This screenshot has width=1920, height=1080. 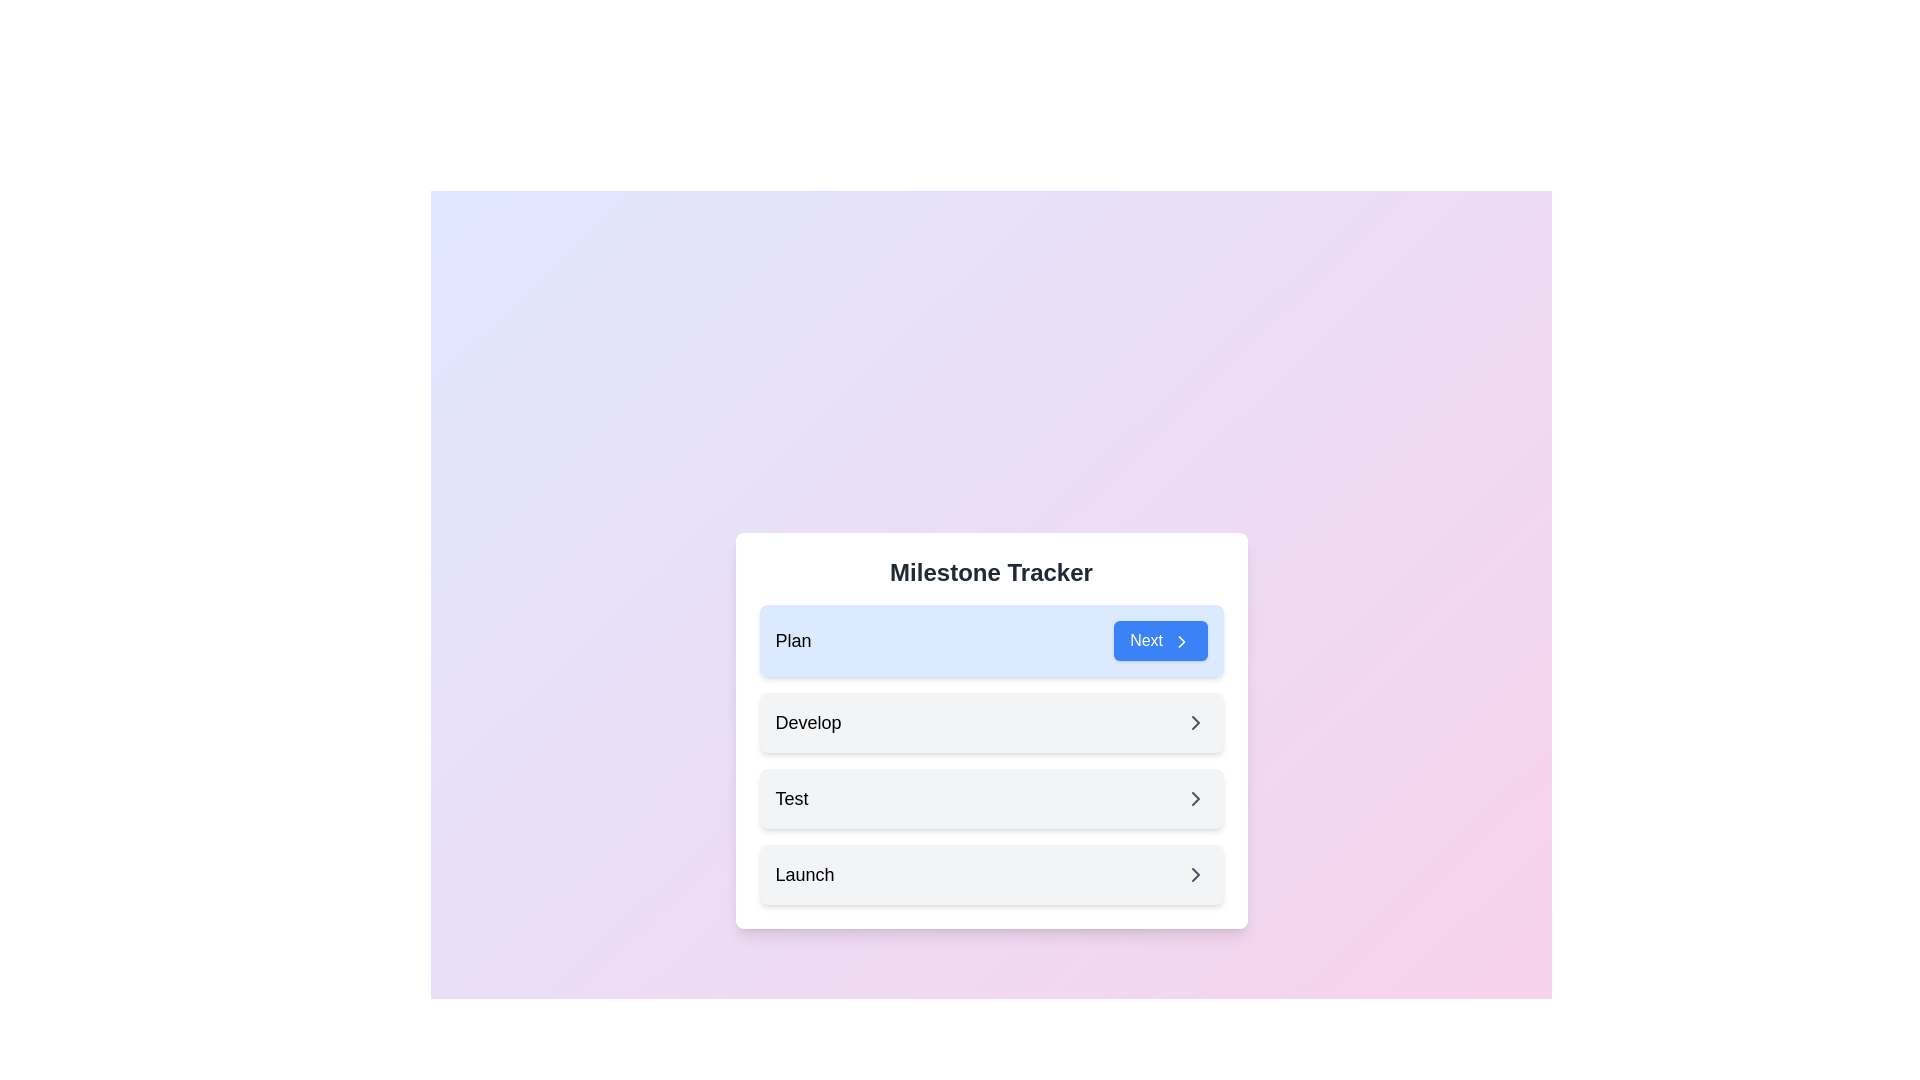 I want to click on the right-pointing arrow icon within the blue 'Next' button located at the top right corner of the 'Plan' section, so click(x=1181, y=641).